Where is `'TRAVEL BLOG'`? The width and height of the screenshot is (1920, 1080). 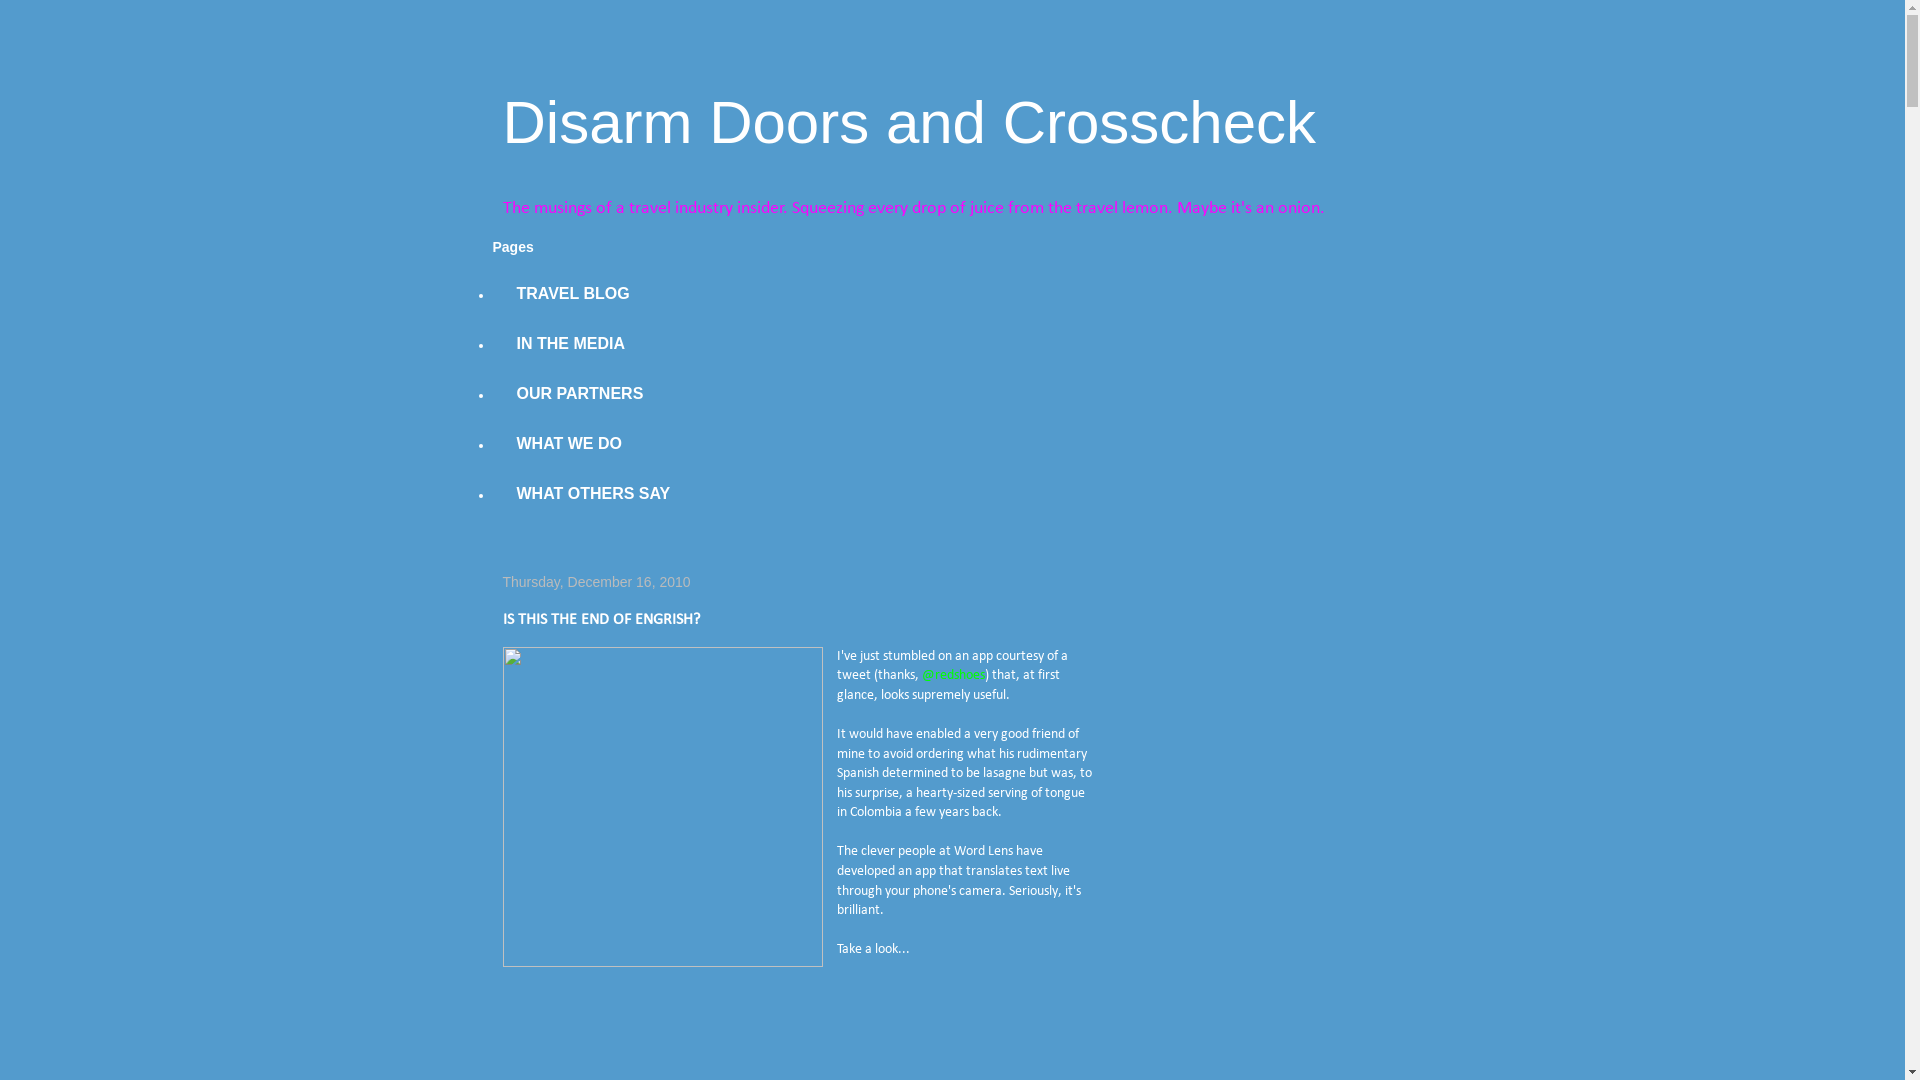
'TRAVEL BLOG' is located at coordinates (571, 293).